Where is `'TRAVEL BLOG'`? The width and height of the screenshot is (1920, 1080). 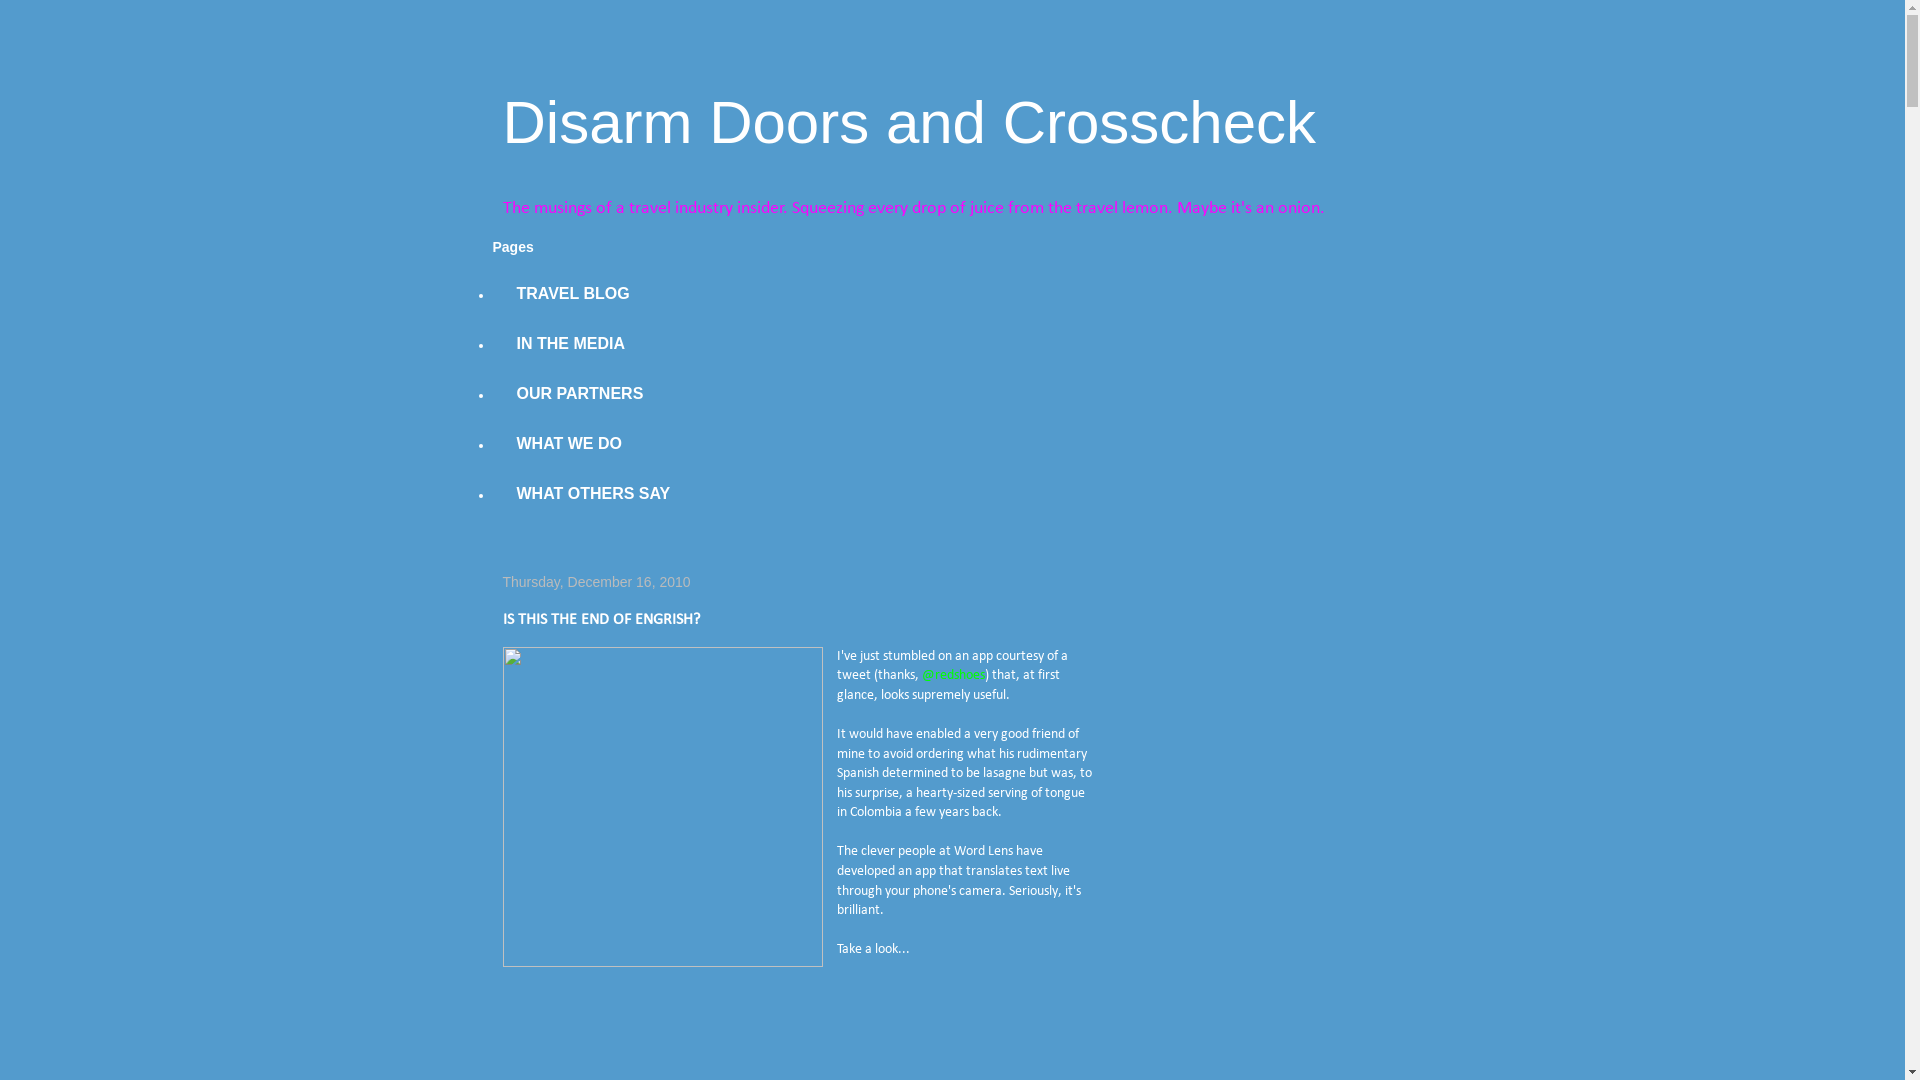
'TRAVEL BLOG' is located at coordinates (571, 293).